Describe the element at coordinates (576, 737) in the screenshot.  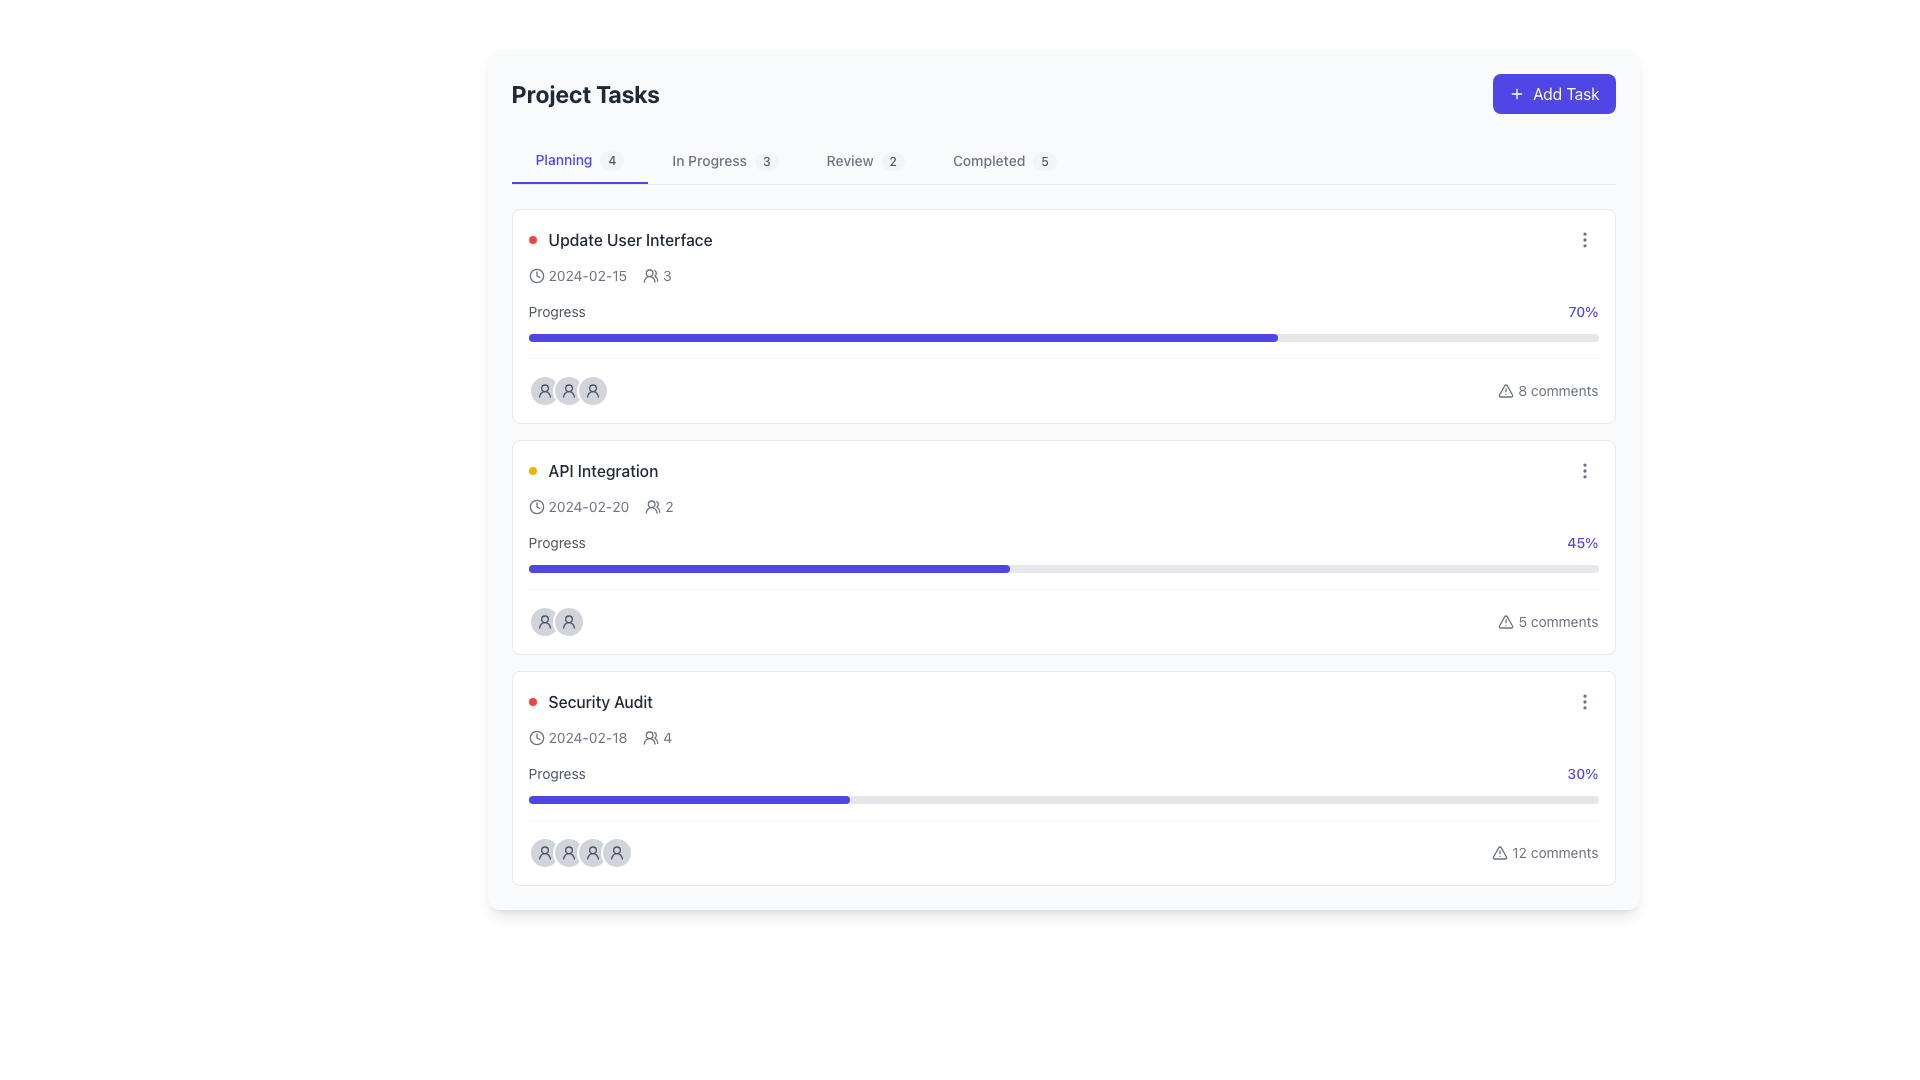
I see `date '2024-02-18' displayed in the metadata row of the 'Security Audit' task block, located just below the task title` at that location.